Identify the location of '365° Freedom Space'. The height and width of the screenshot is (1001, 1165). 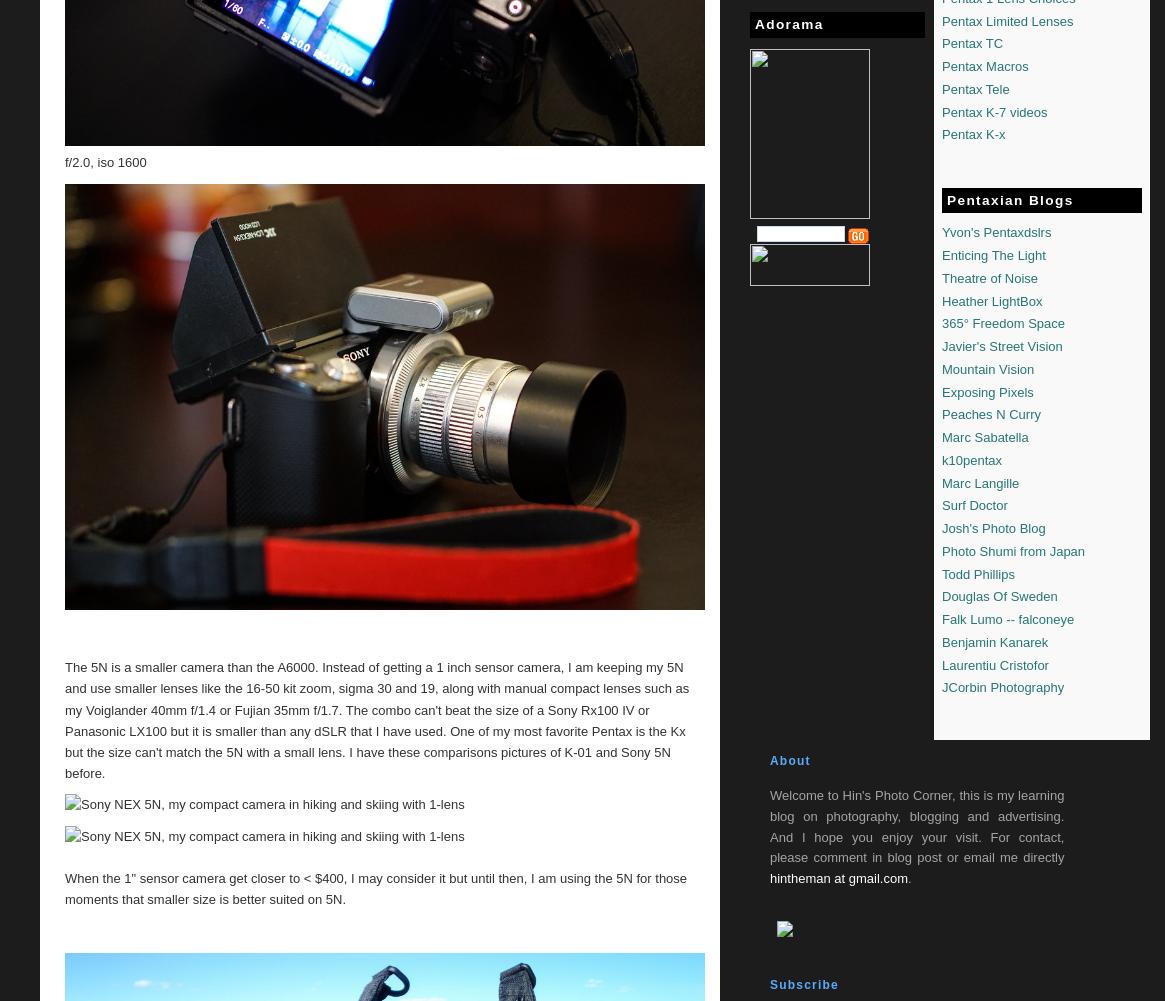
(1003, 323).